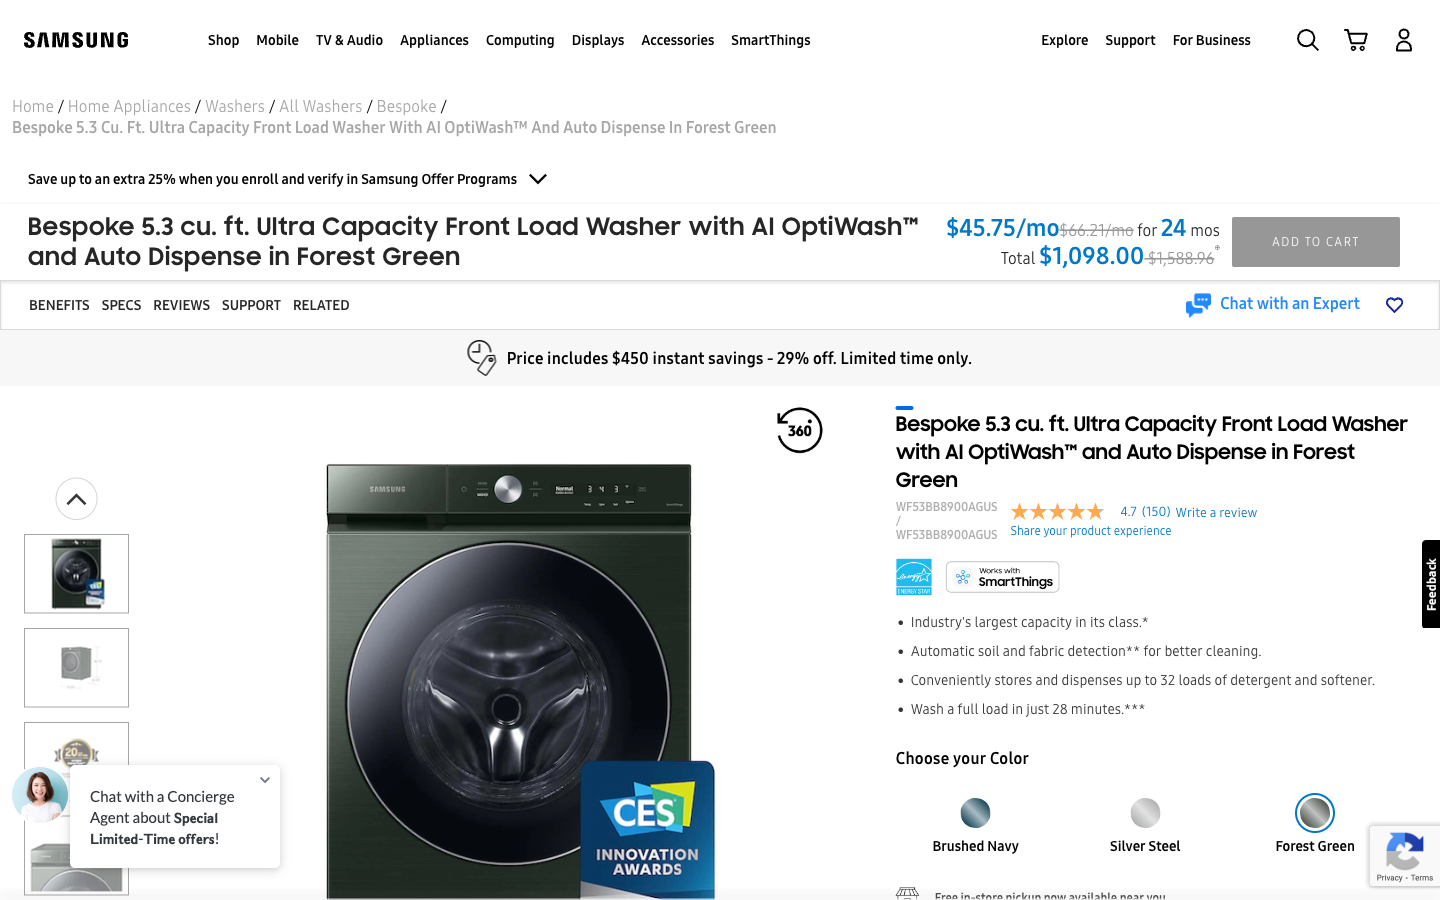  What do you see at coordinates (181, 304) in the screenshot?
I see `Verify the customer feedback for the washer` at bounding box center [181, 304].